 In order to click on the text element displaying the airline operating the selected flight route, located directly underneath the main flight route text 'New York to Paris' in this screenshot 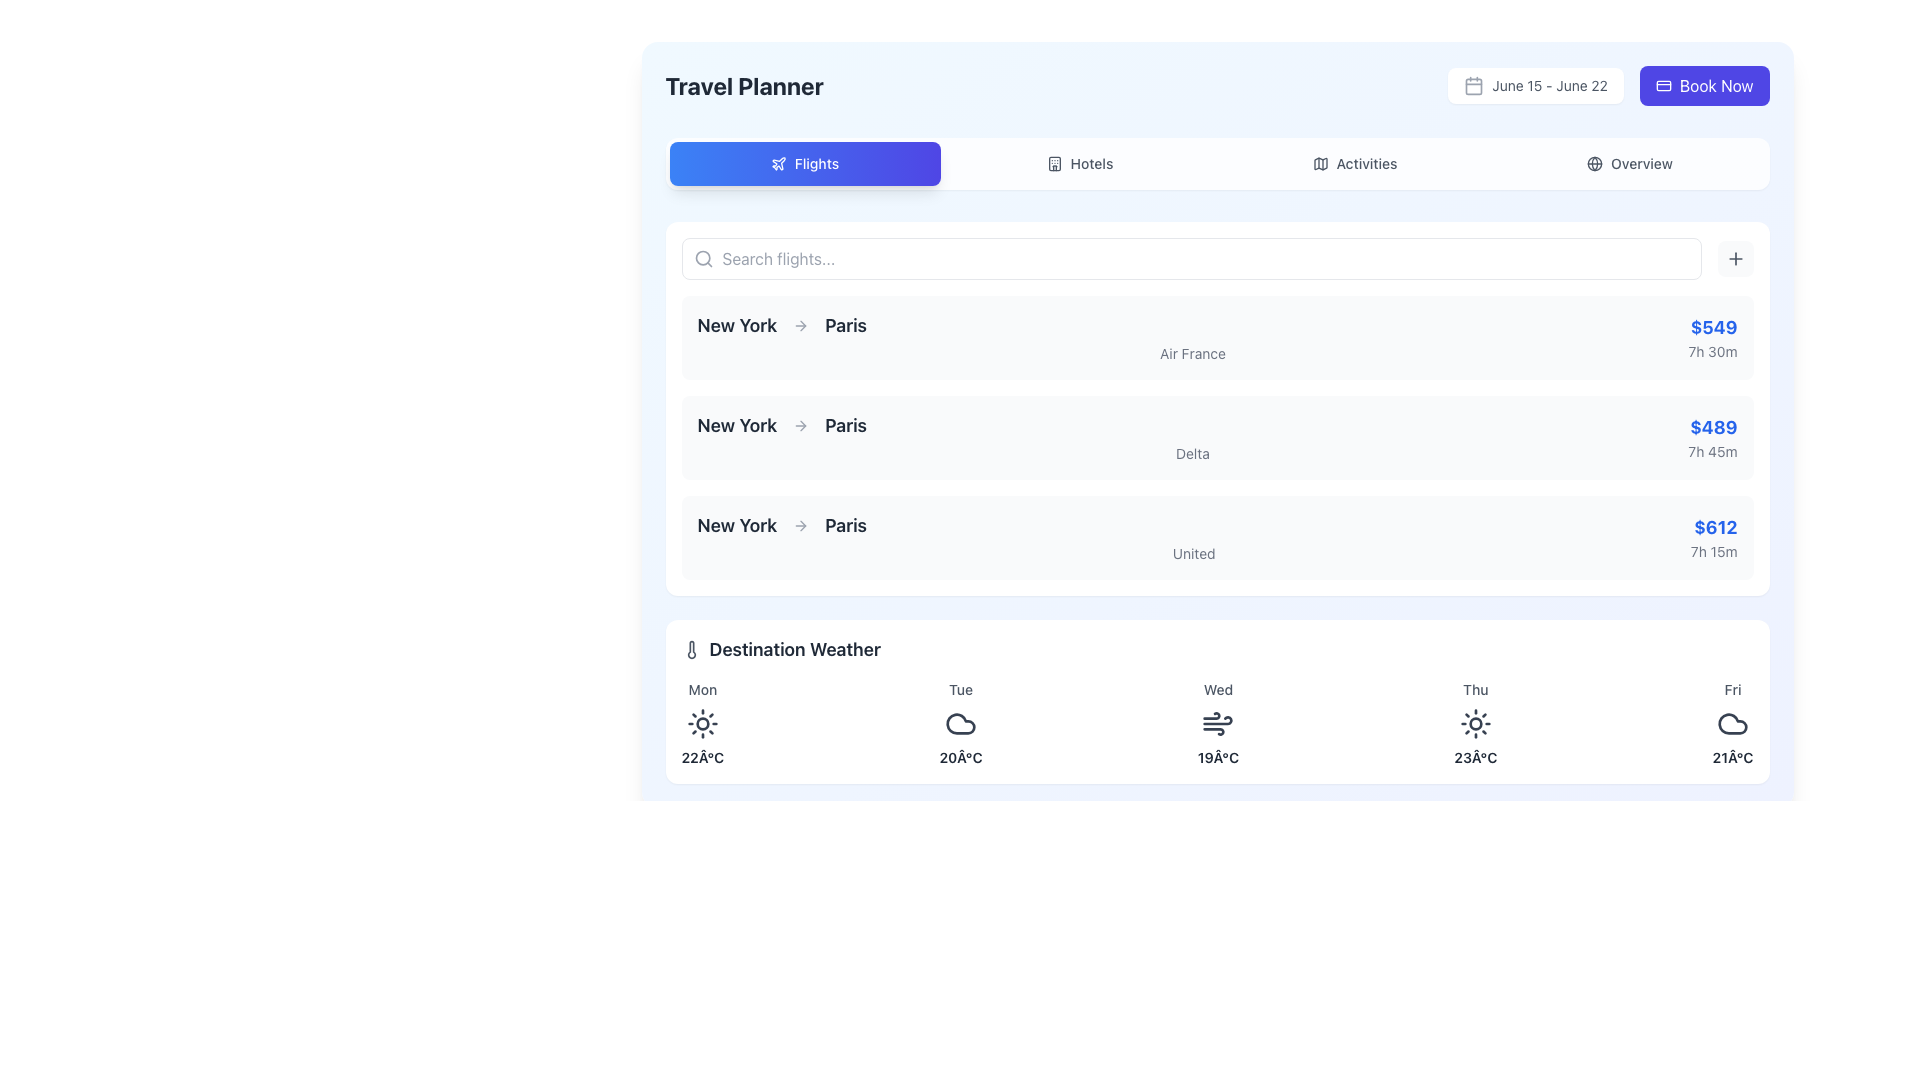, I will do `click(1192, 353)`.